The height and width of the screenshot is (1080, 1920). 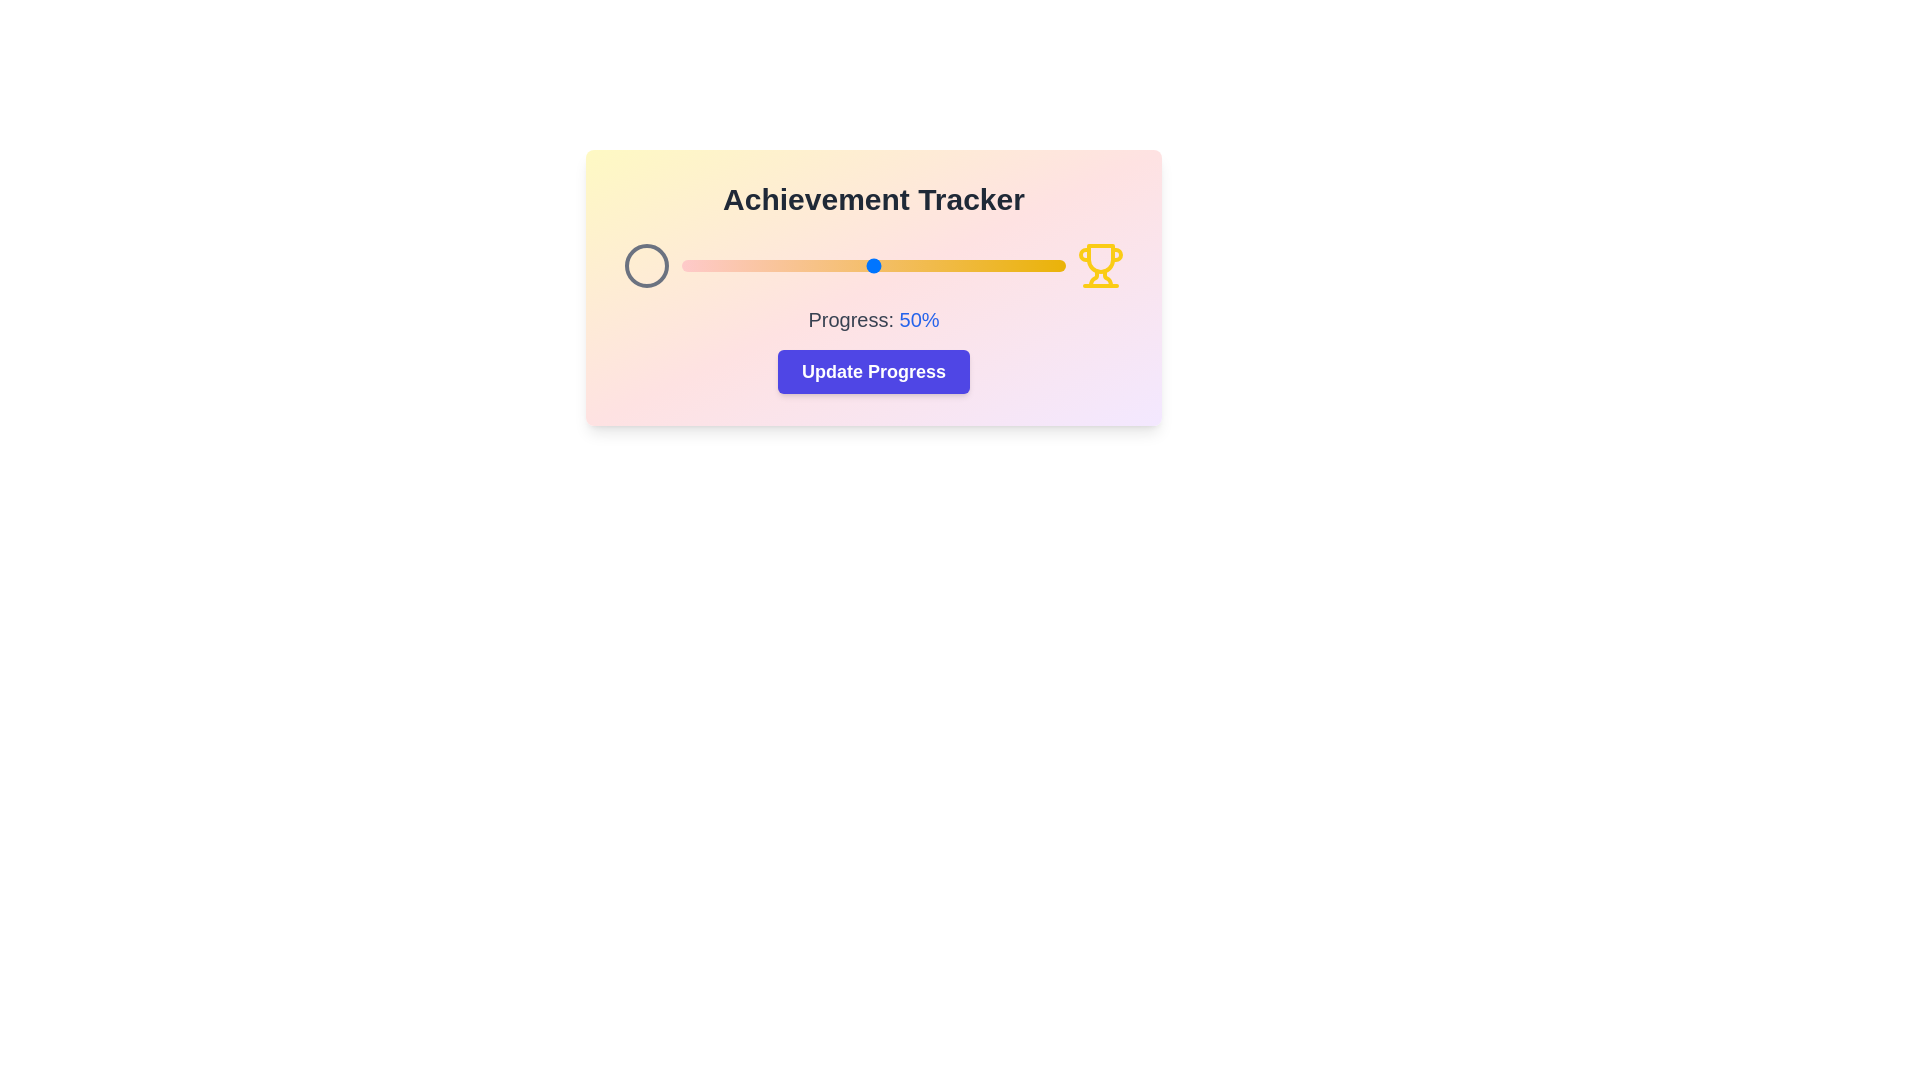 I want to click on the slider to set the progress to 16%, so click(x=742, y=265).